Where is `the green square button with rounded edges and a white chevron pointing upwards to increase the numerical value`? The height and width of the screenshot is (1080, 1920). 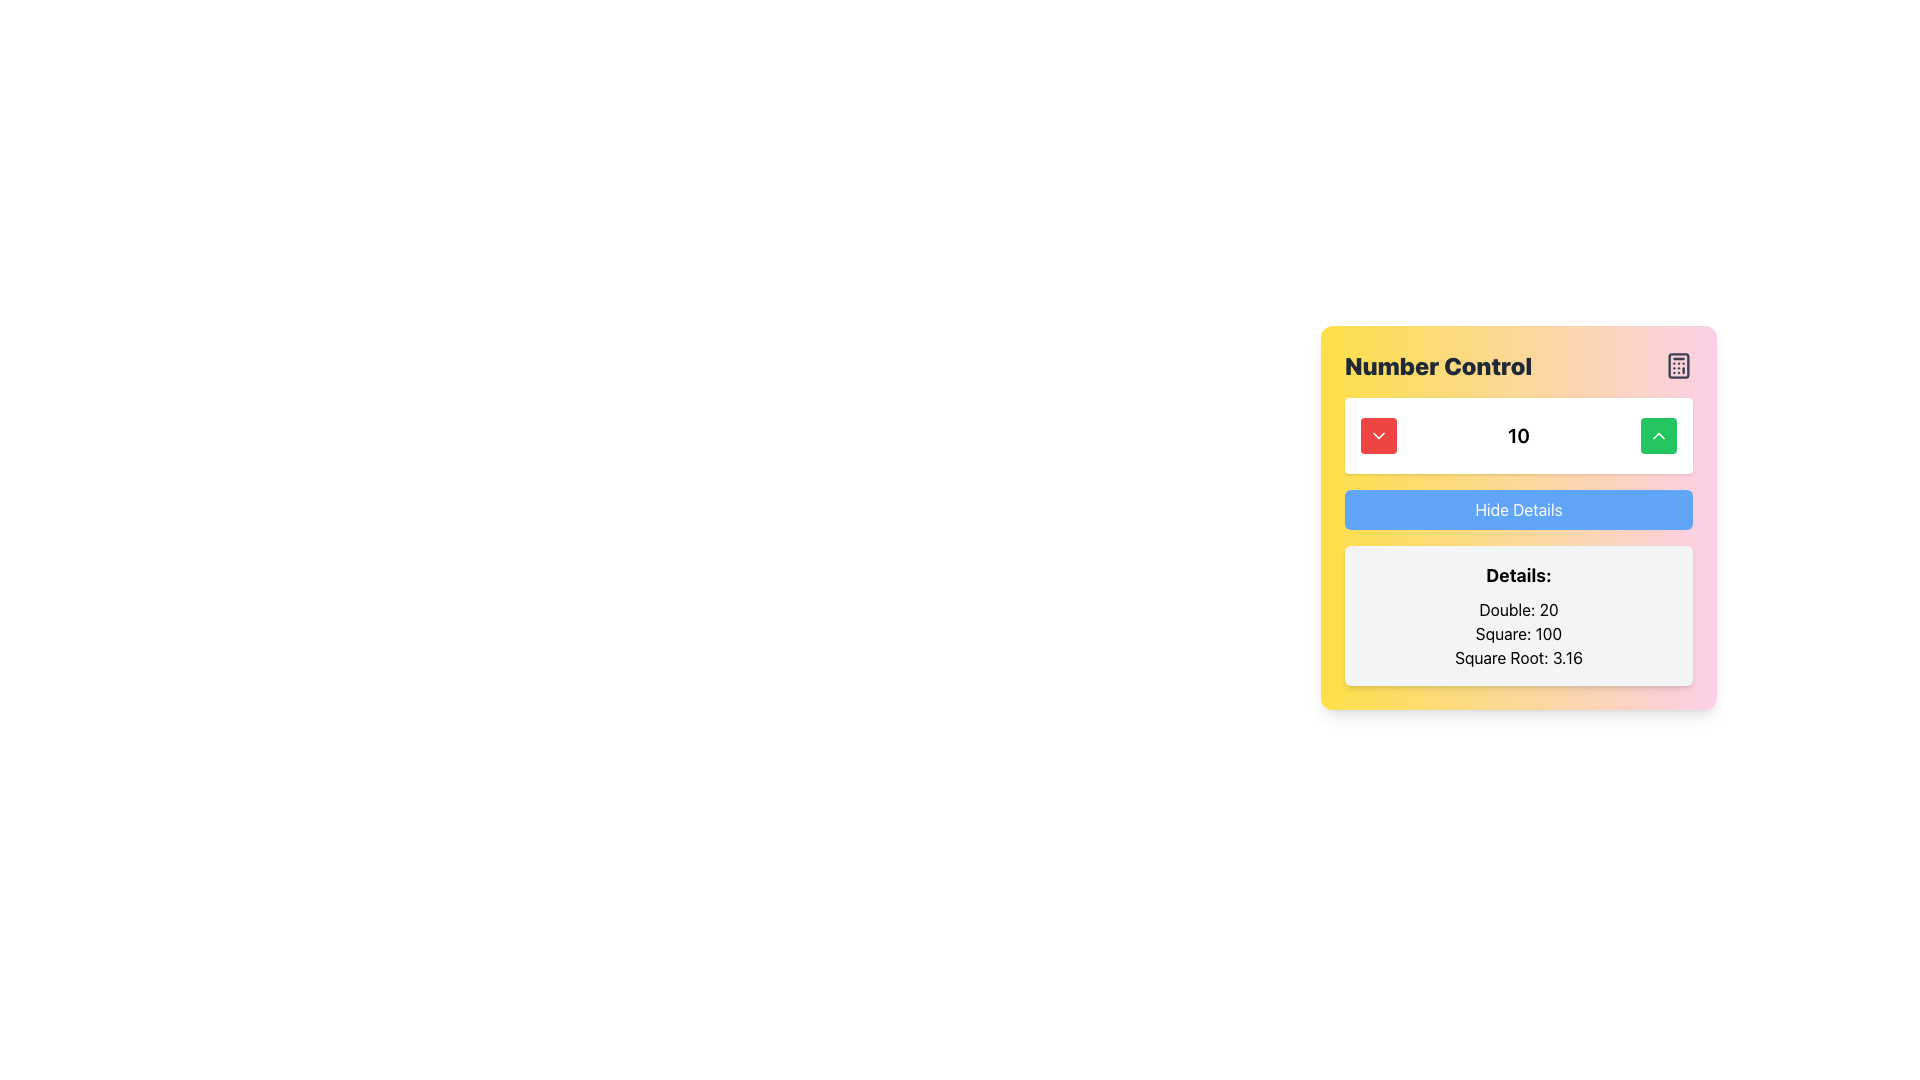
the green square button with rounded edges and a white chevron pointing upwards to increase the numerical value is located at coordinates (1659, 434).